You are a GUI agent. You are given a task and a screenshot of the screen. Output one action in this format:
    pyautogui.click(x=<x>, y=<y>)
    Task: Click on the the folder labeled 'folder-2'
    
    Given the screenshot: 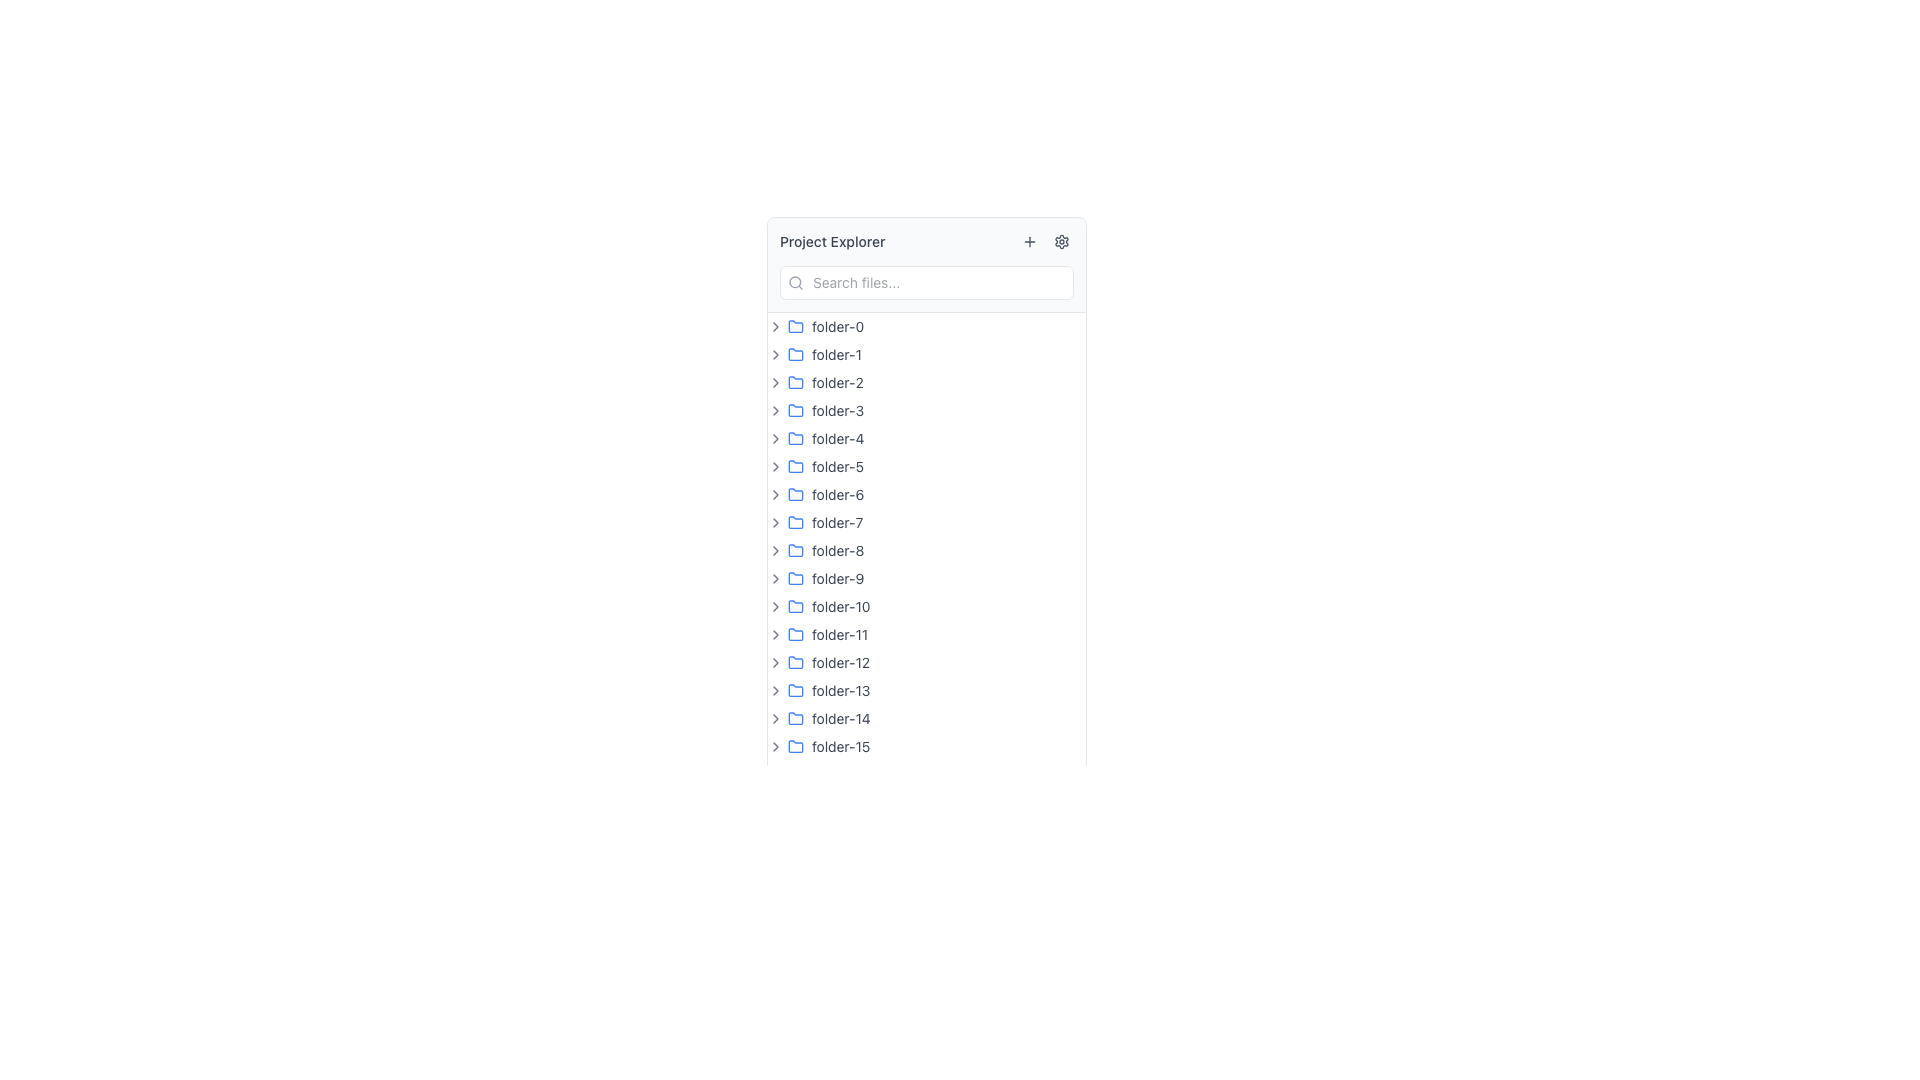 What is the action you would take?
    pyautogui.click(x=925, y=382)
    